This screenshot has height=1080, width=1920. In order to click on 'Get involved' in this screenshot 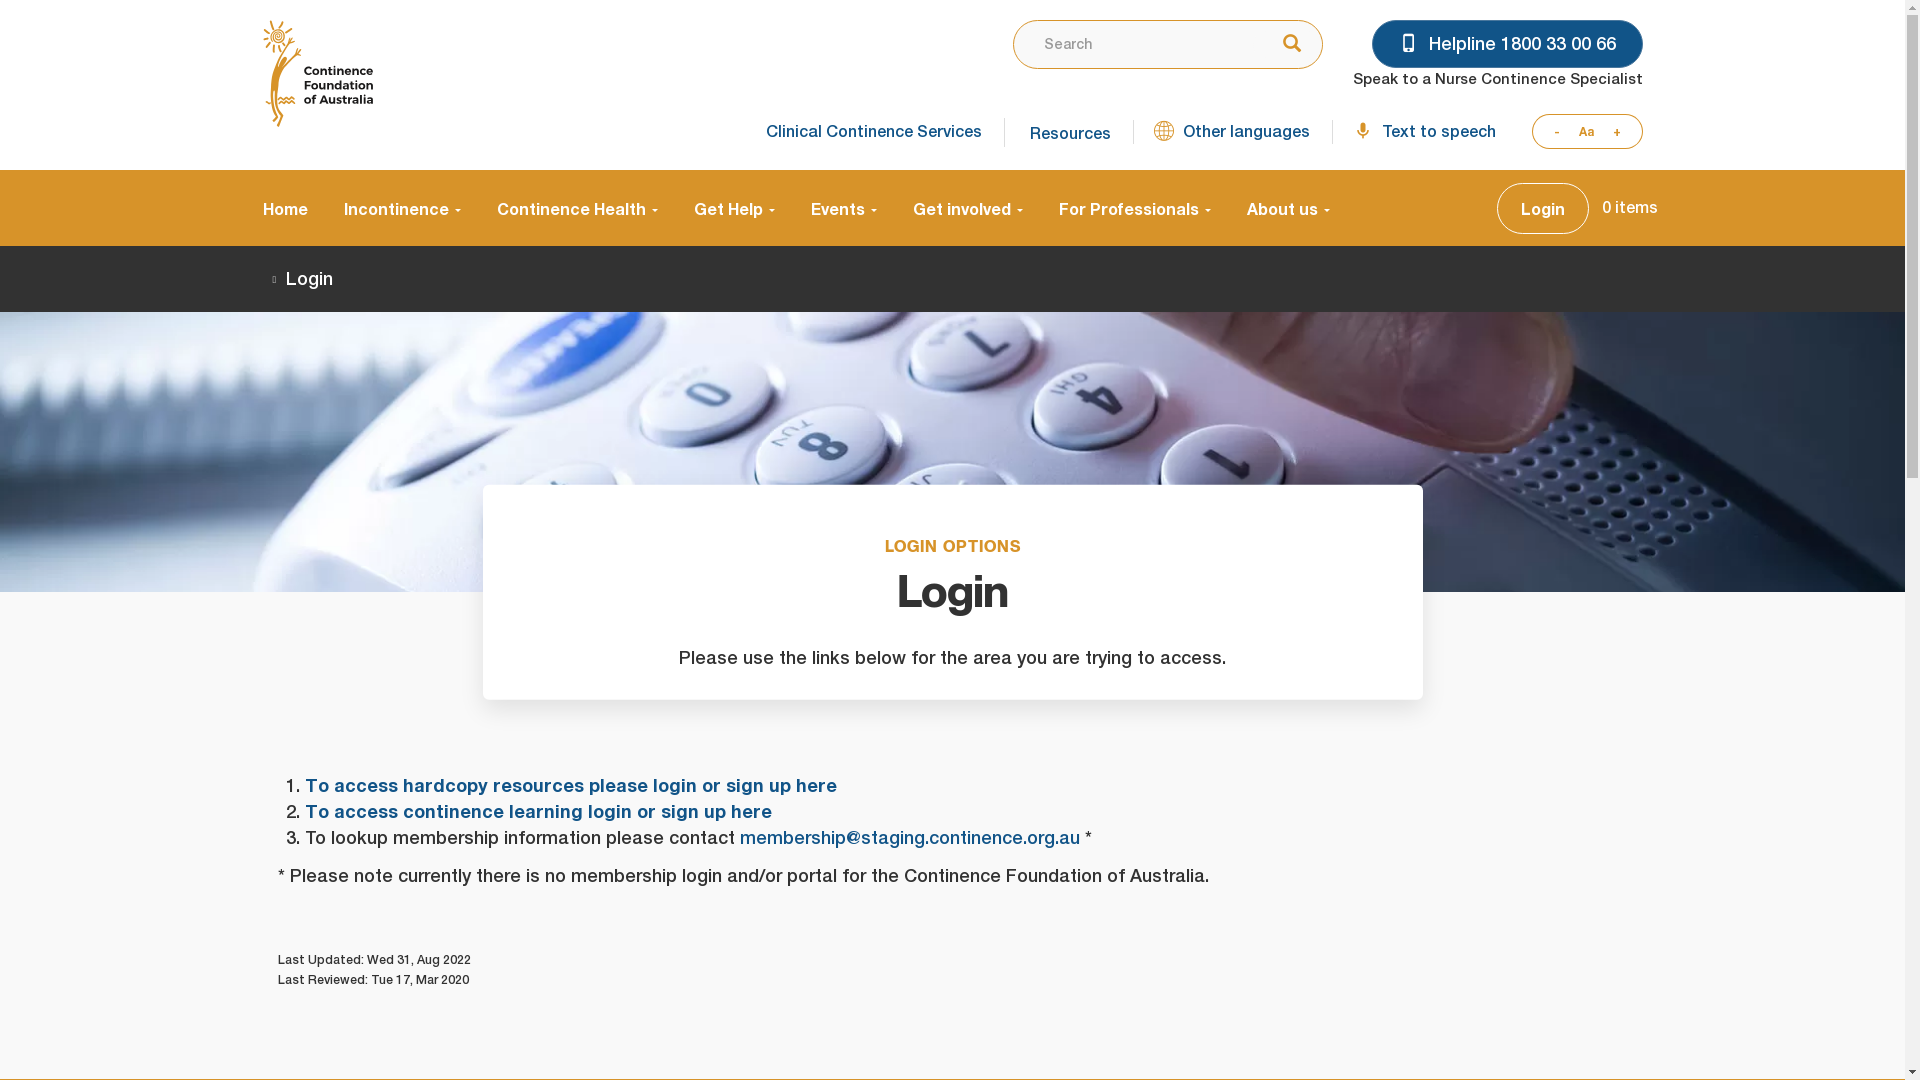, I will do `click(892, 208)`.